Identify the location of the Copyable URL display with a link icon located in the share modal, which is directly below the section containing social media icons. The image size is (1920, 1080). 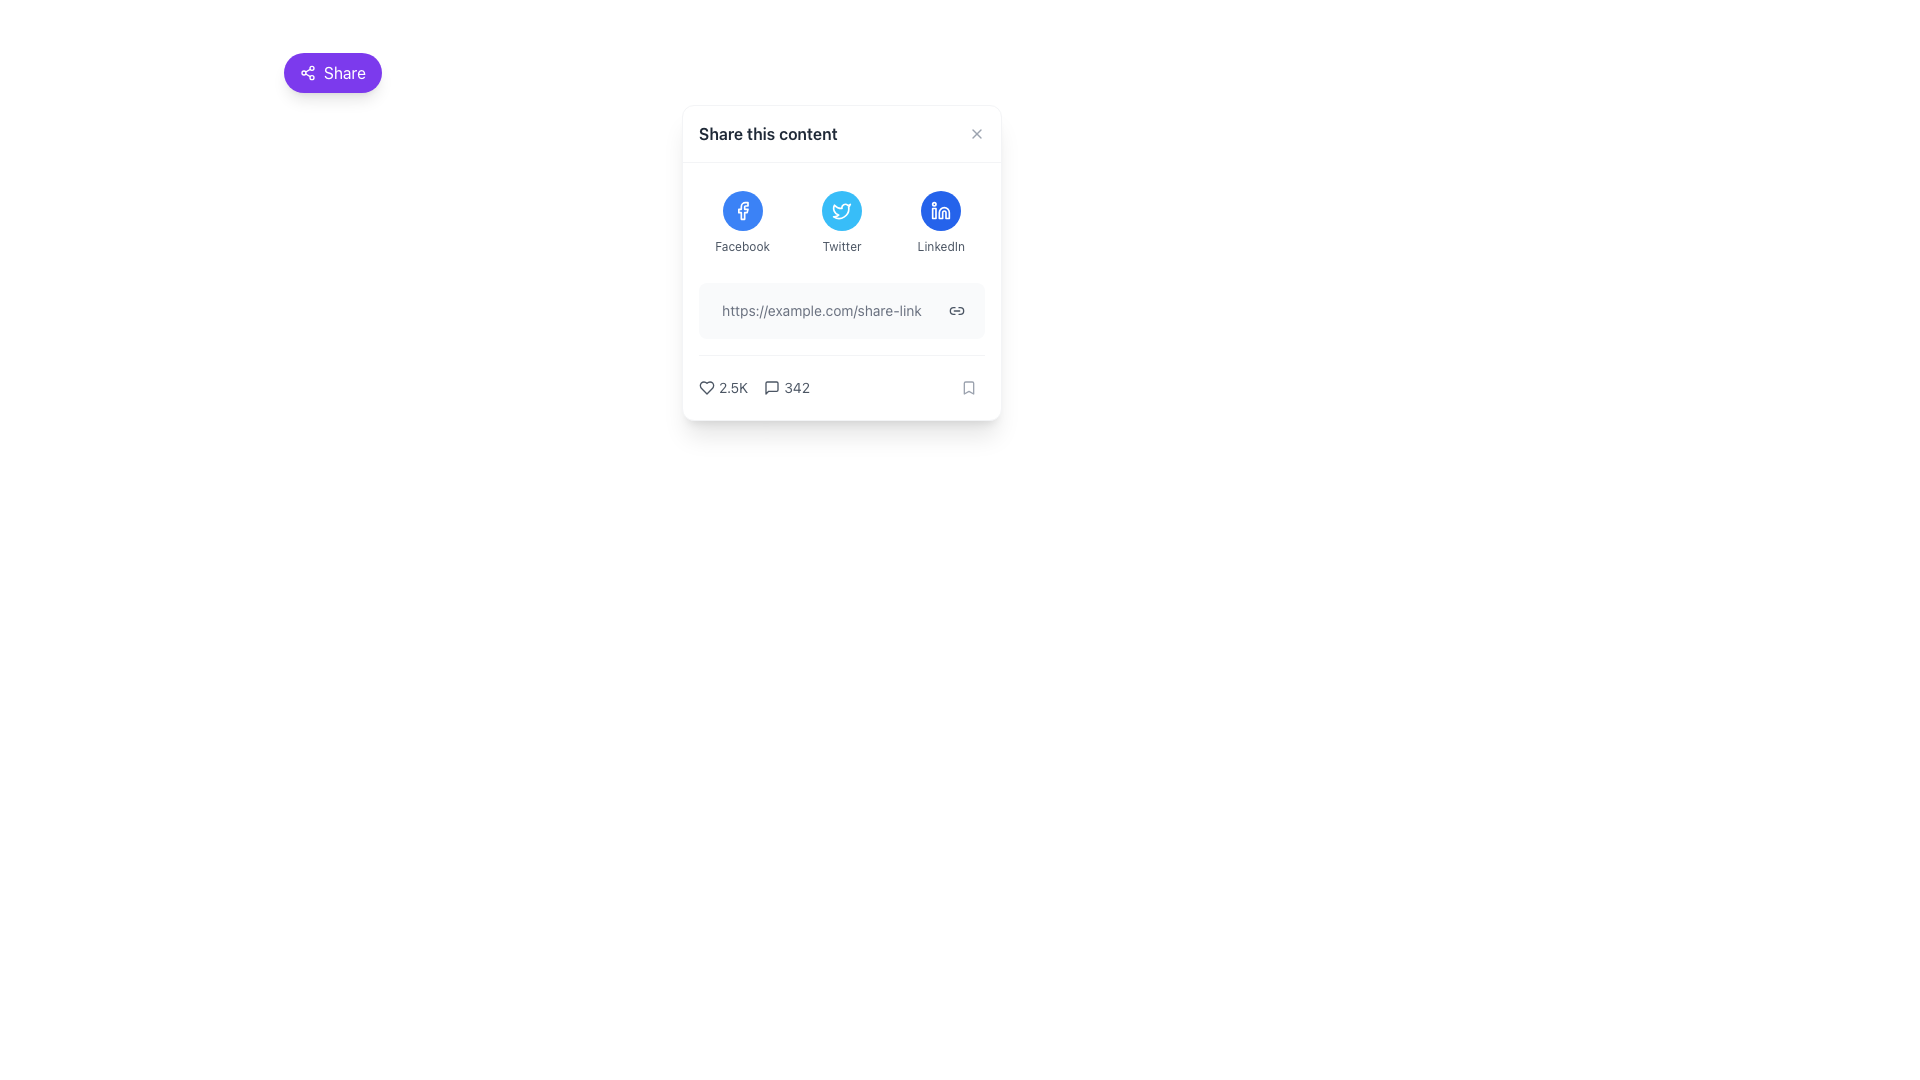
(841, 311).